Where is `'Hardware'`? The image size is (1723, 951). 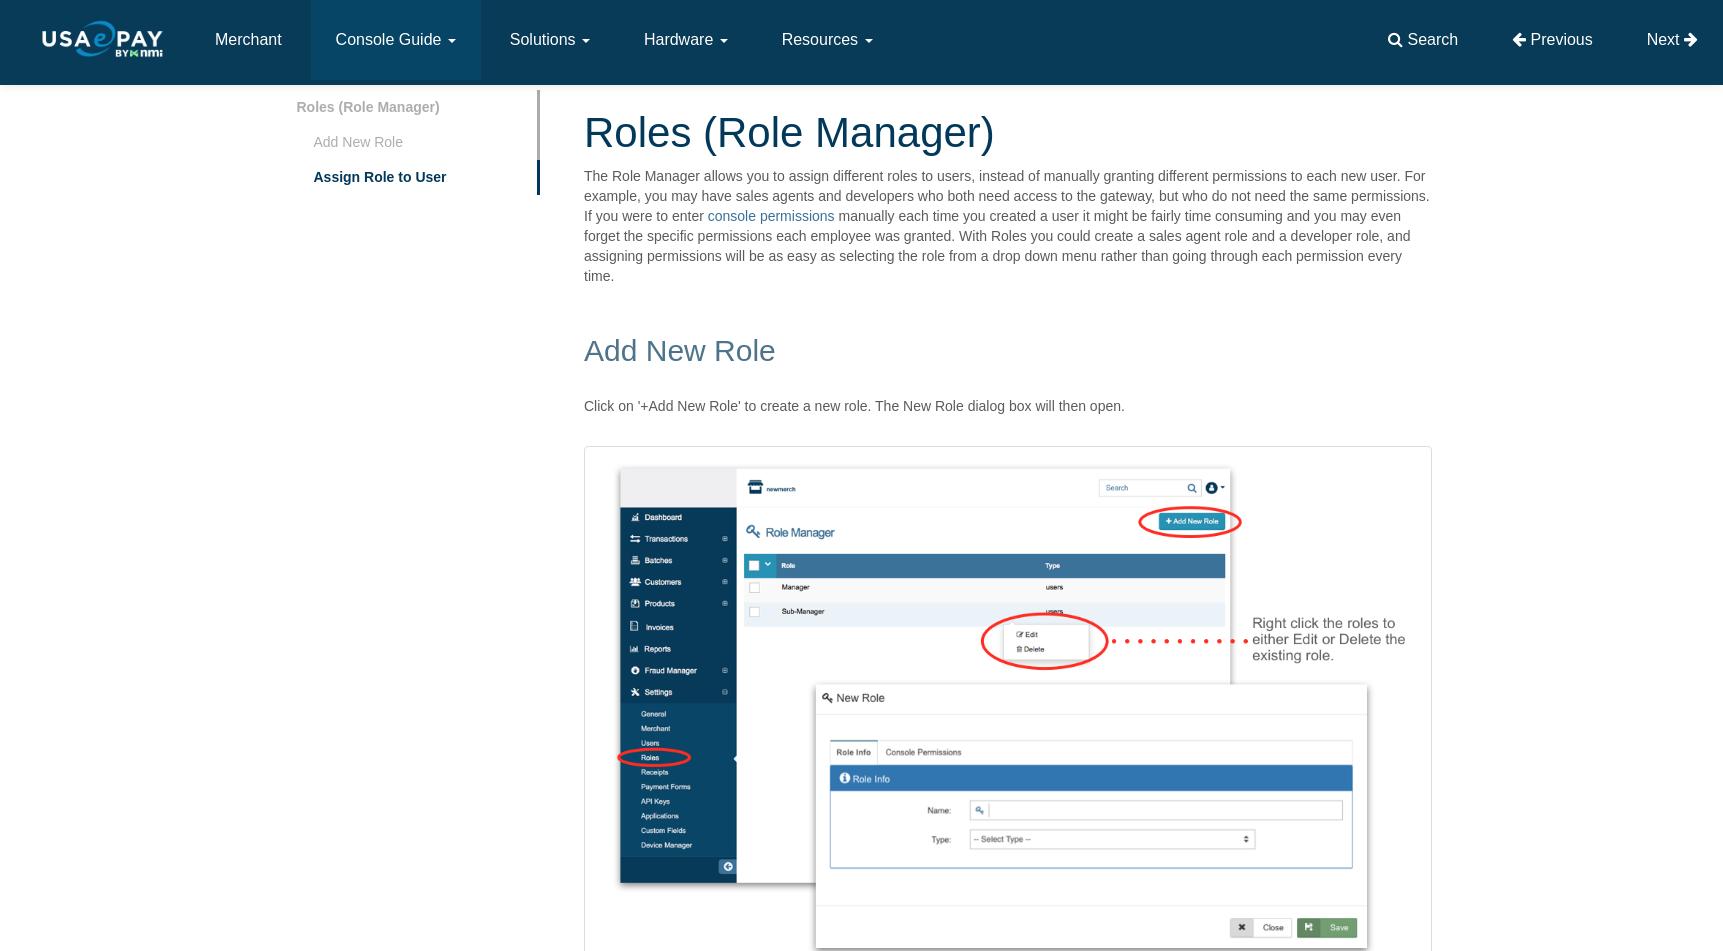 'Hardware' is located at coordinates (680, 39).